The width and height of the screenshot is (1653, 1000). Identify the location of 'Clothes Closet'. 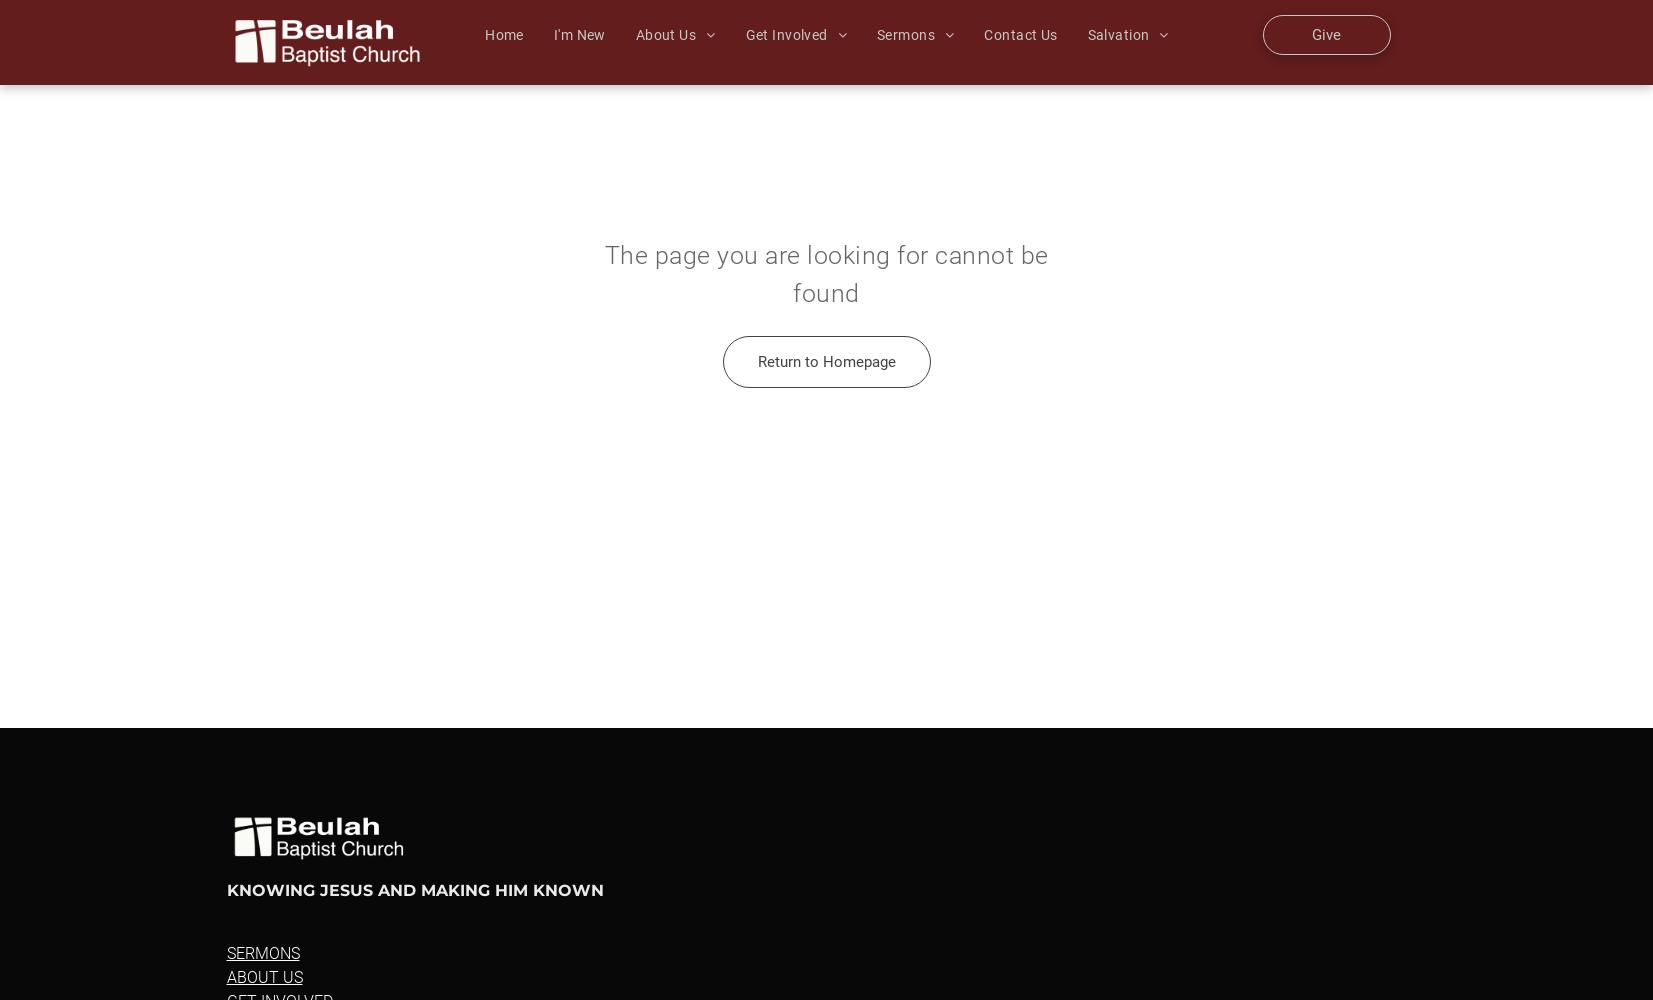
(1008, 397).